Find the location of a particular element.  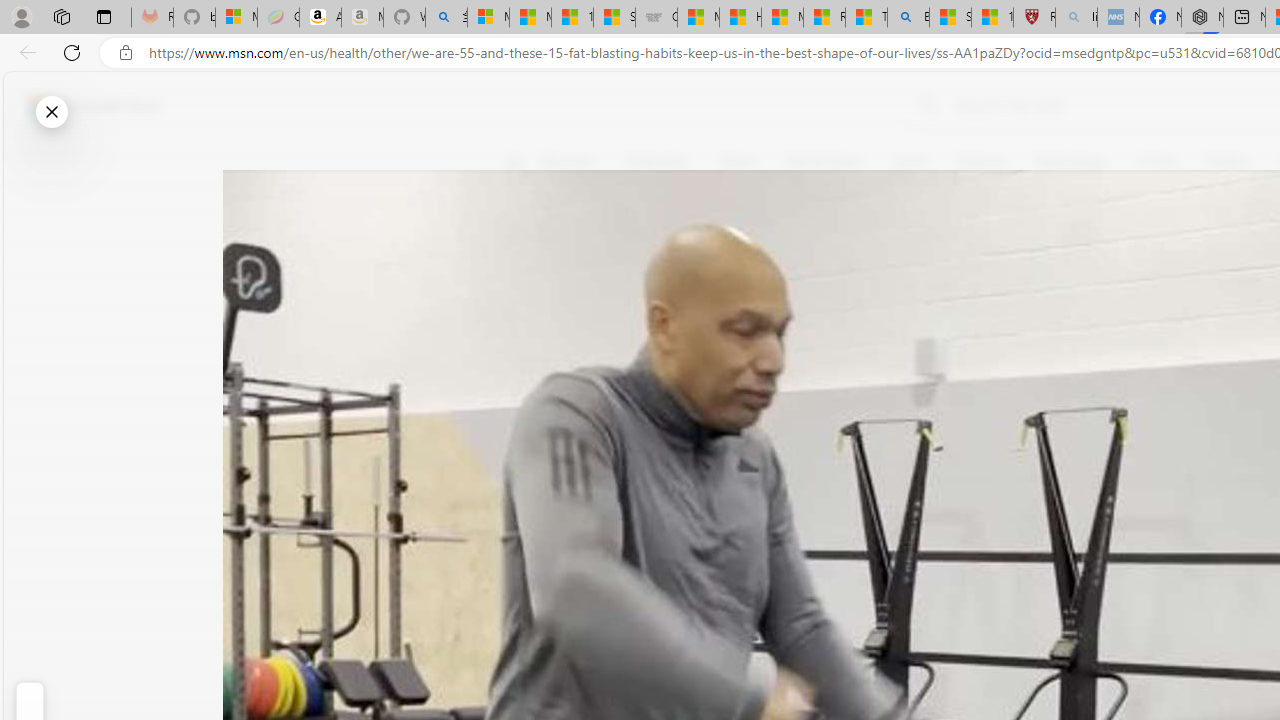

'Recipes - MSN' is located at coordinates (824, 17).